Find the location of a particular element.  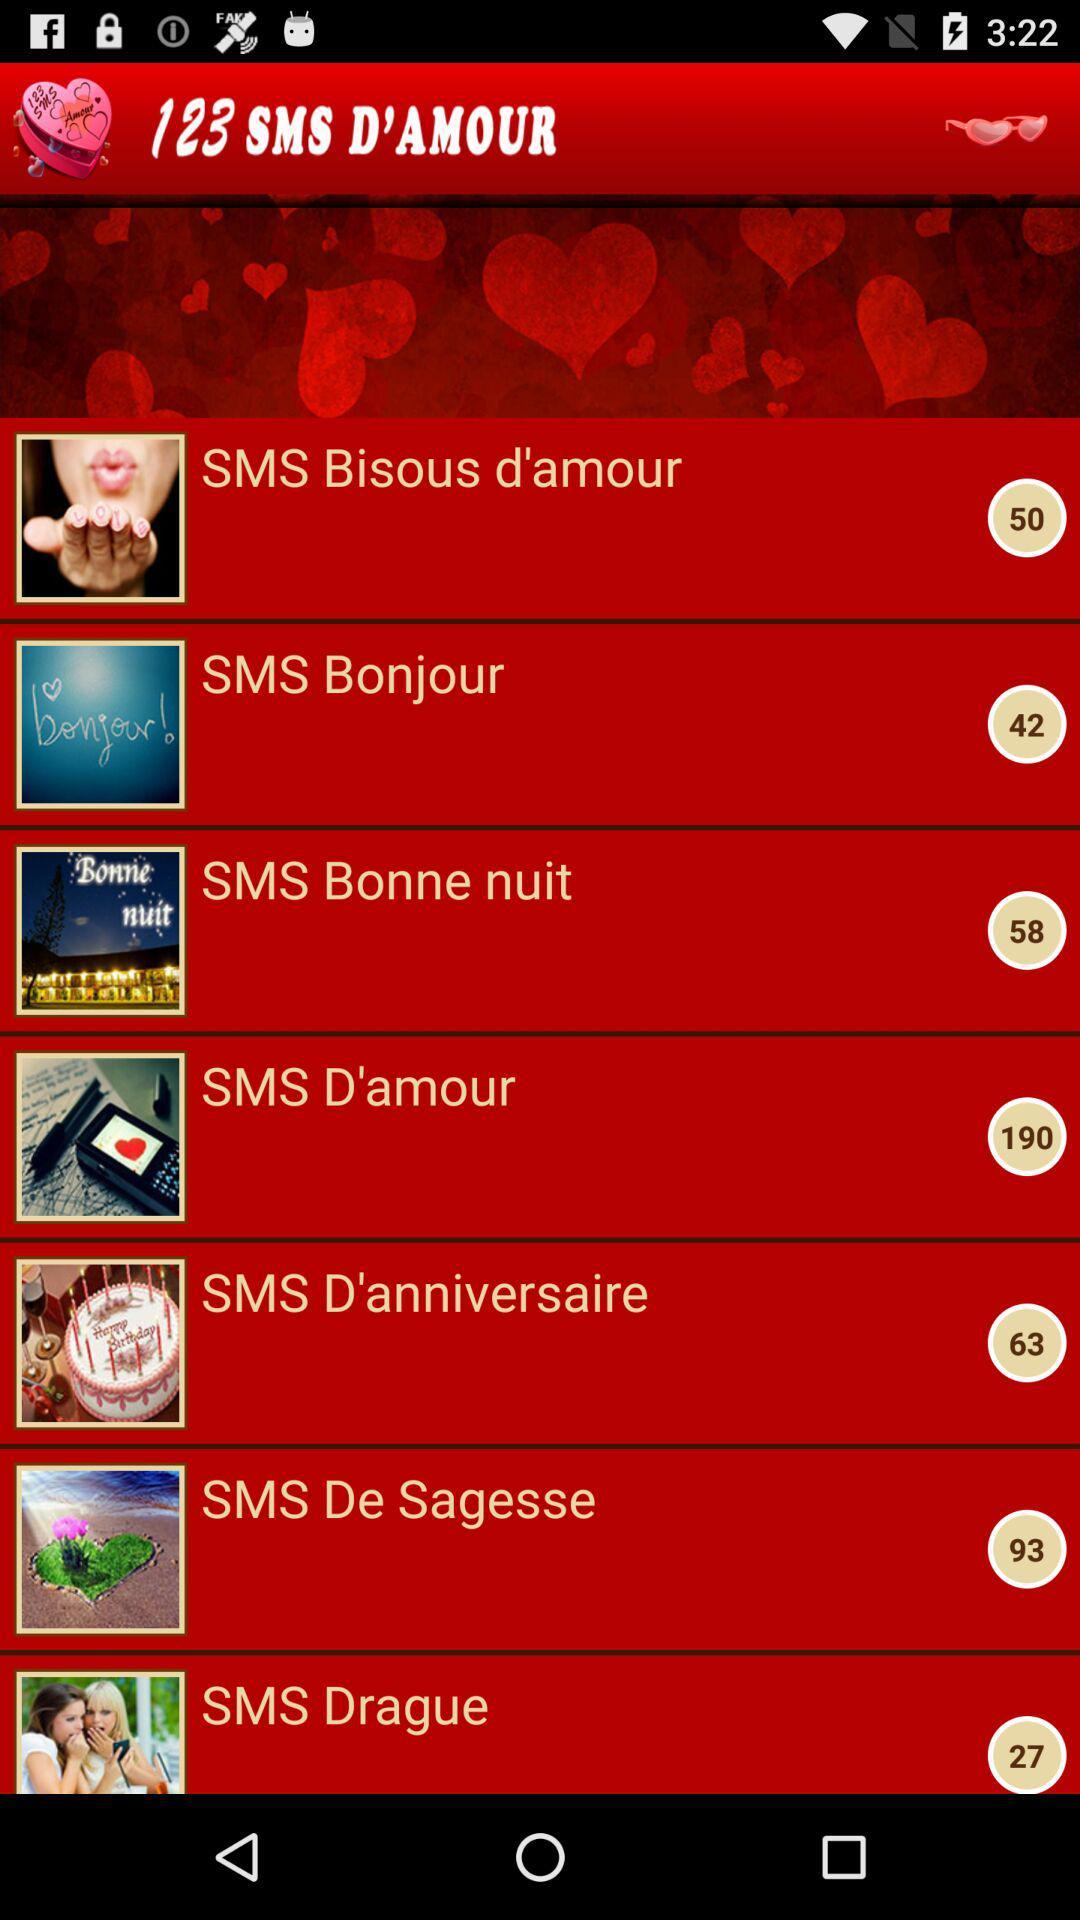

see more options is located at coordinates (995, 127).